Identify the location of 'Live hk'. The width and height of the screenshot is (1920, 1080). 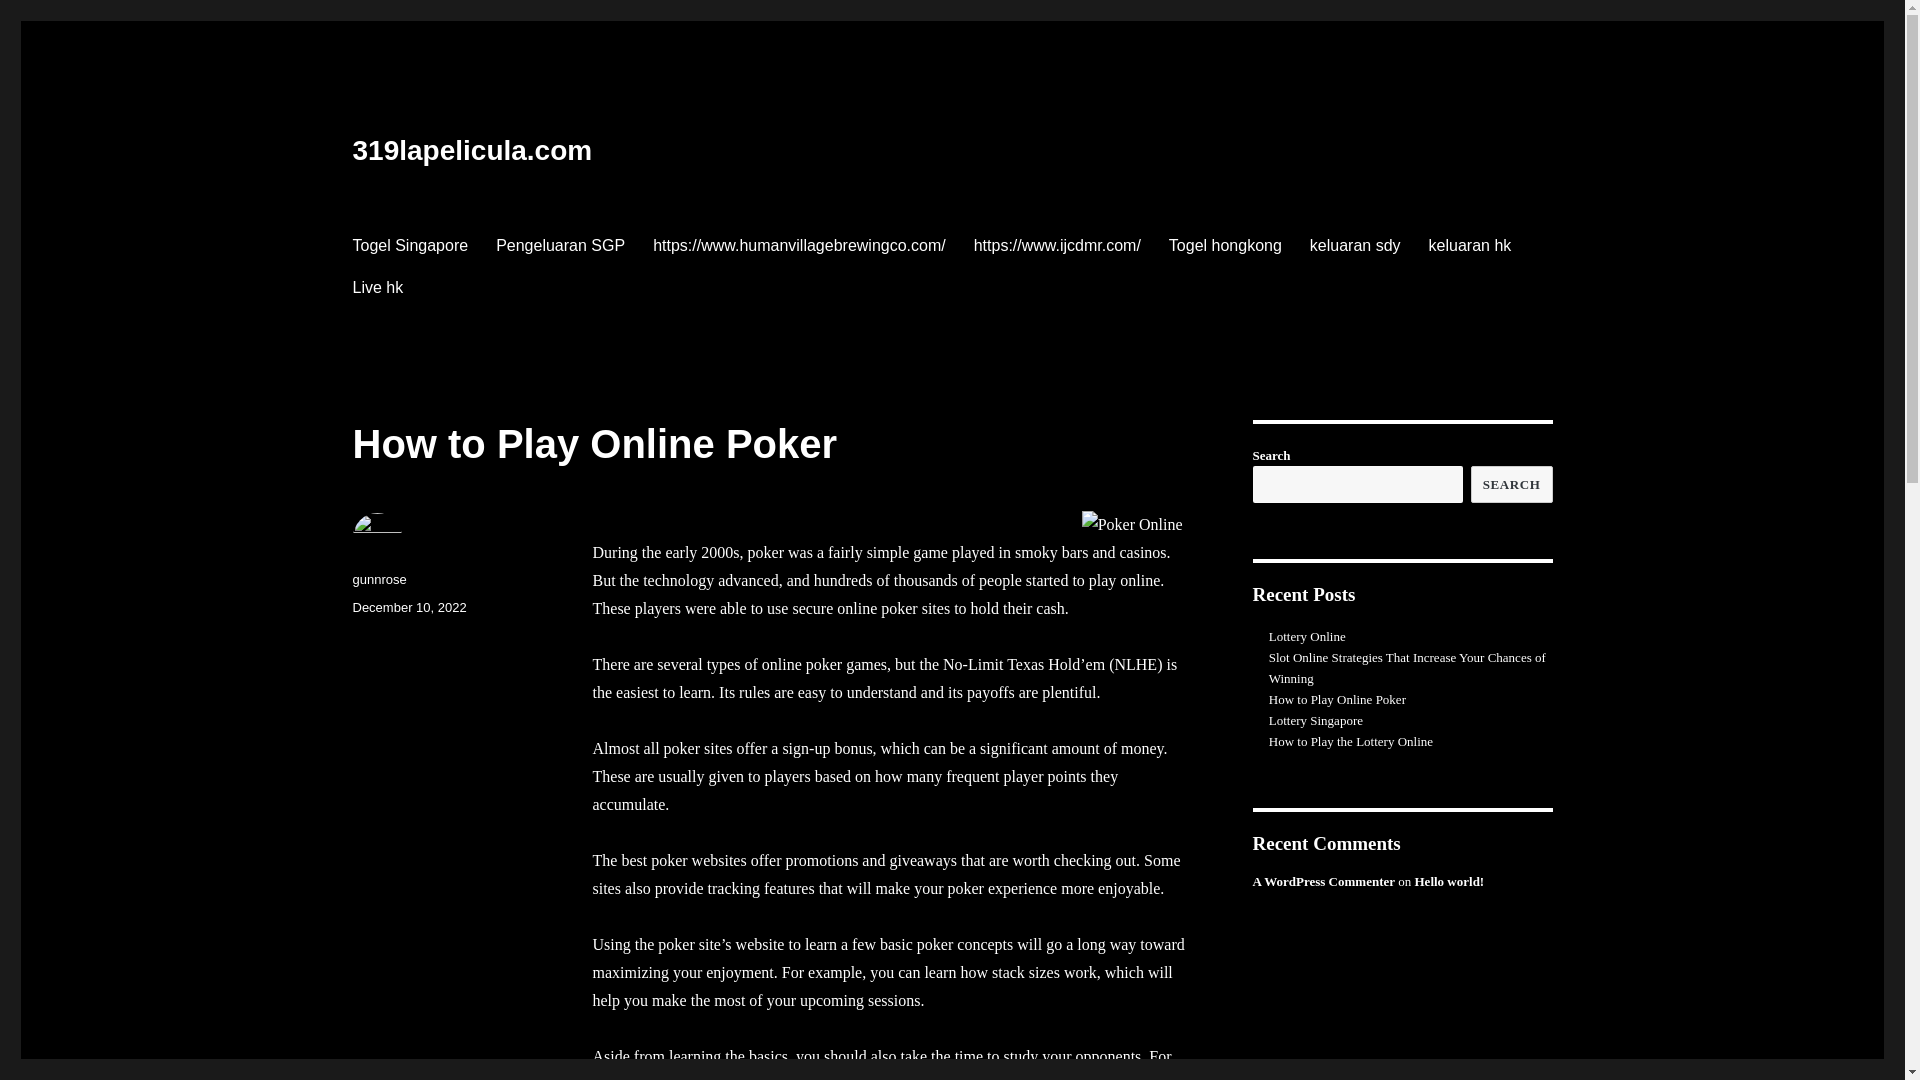
(377, 286).